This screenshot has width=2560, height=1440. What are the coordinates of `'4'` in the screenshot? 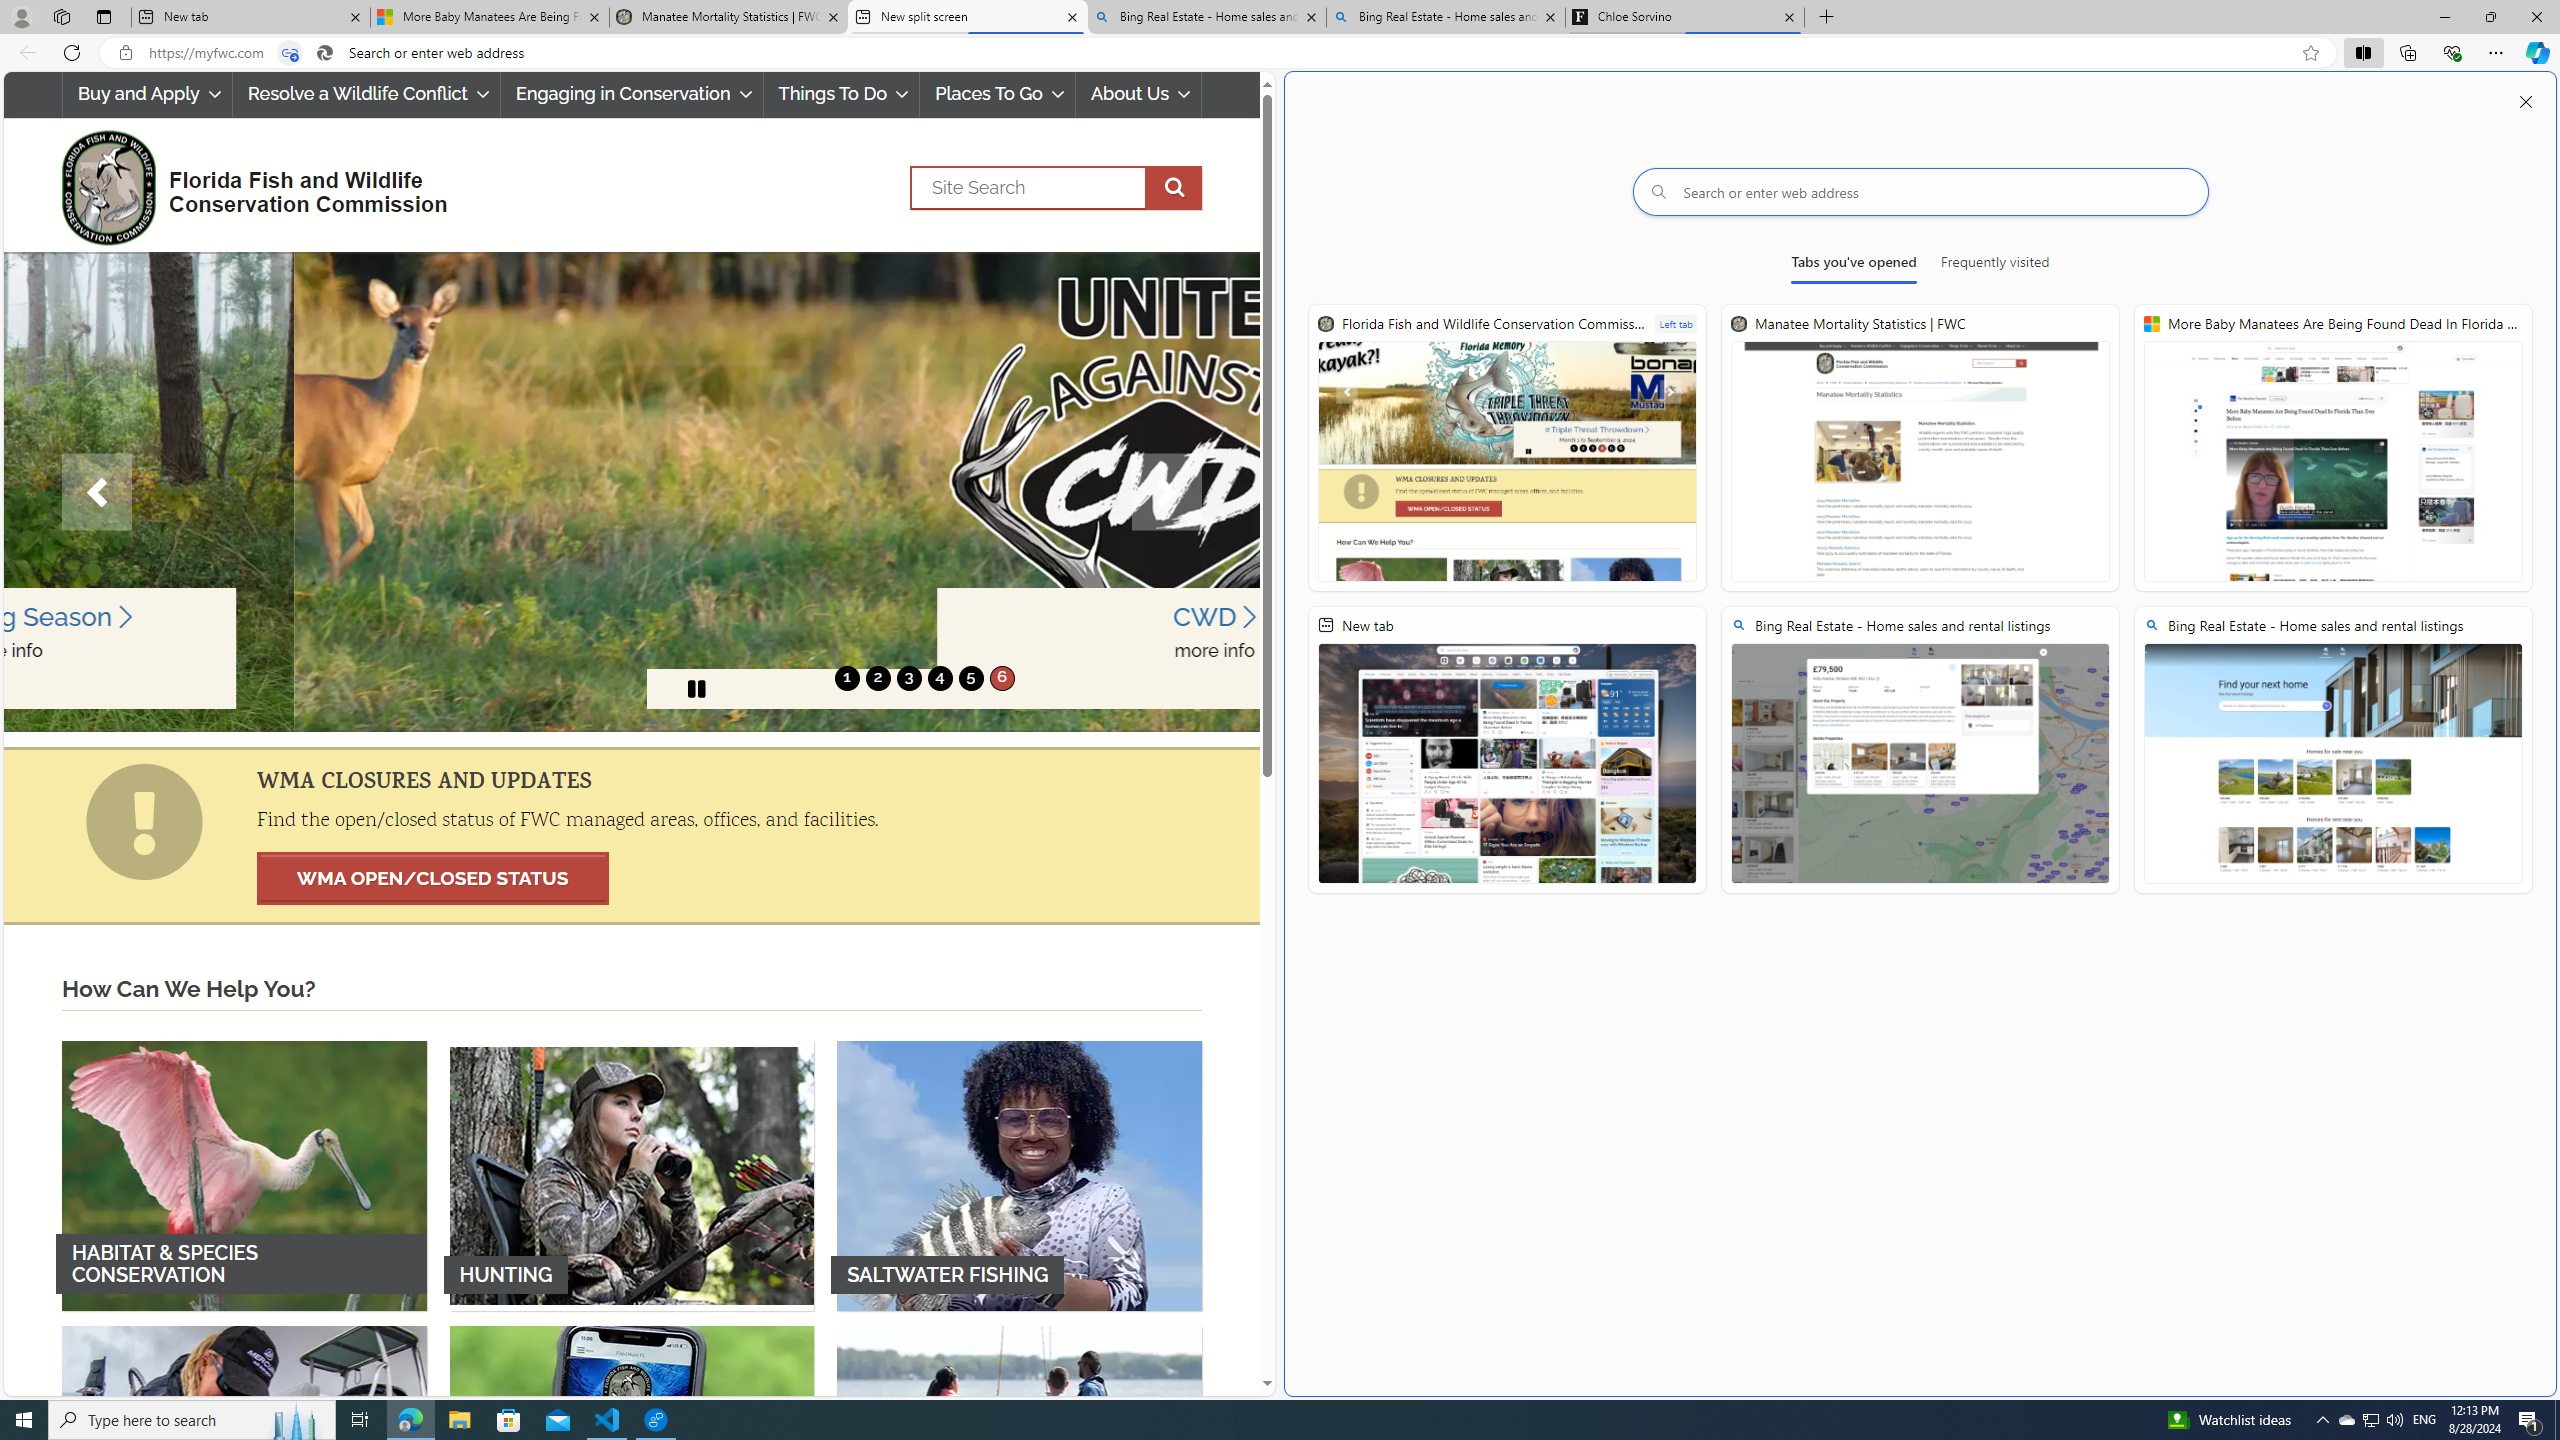 It's located at (938, 677).